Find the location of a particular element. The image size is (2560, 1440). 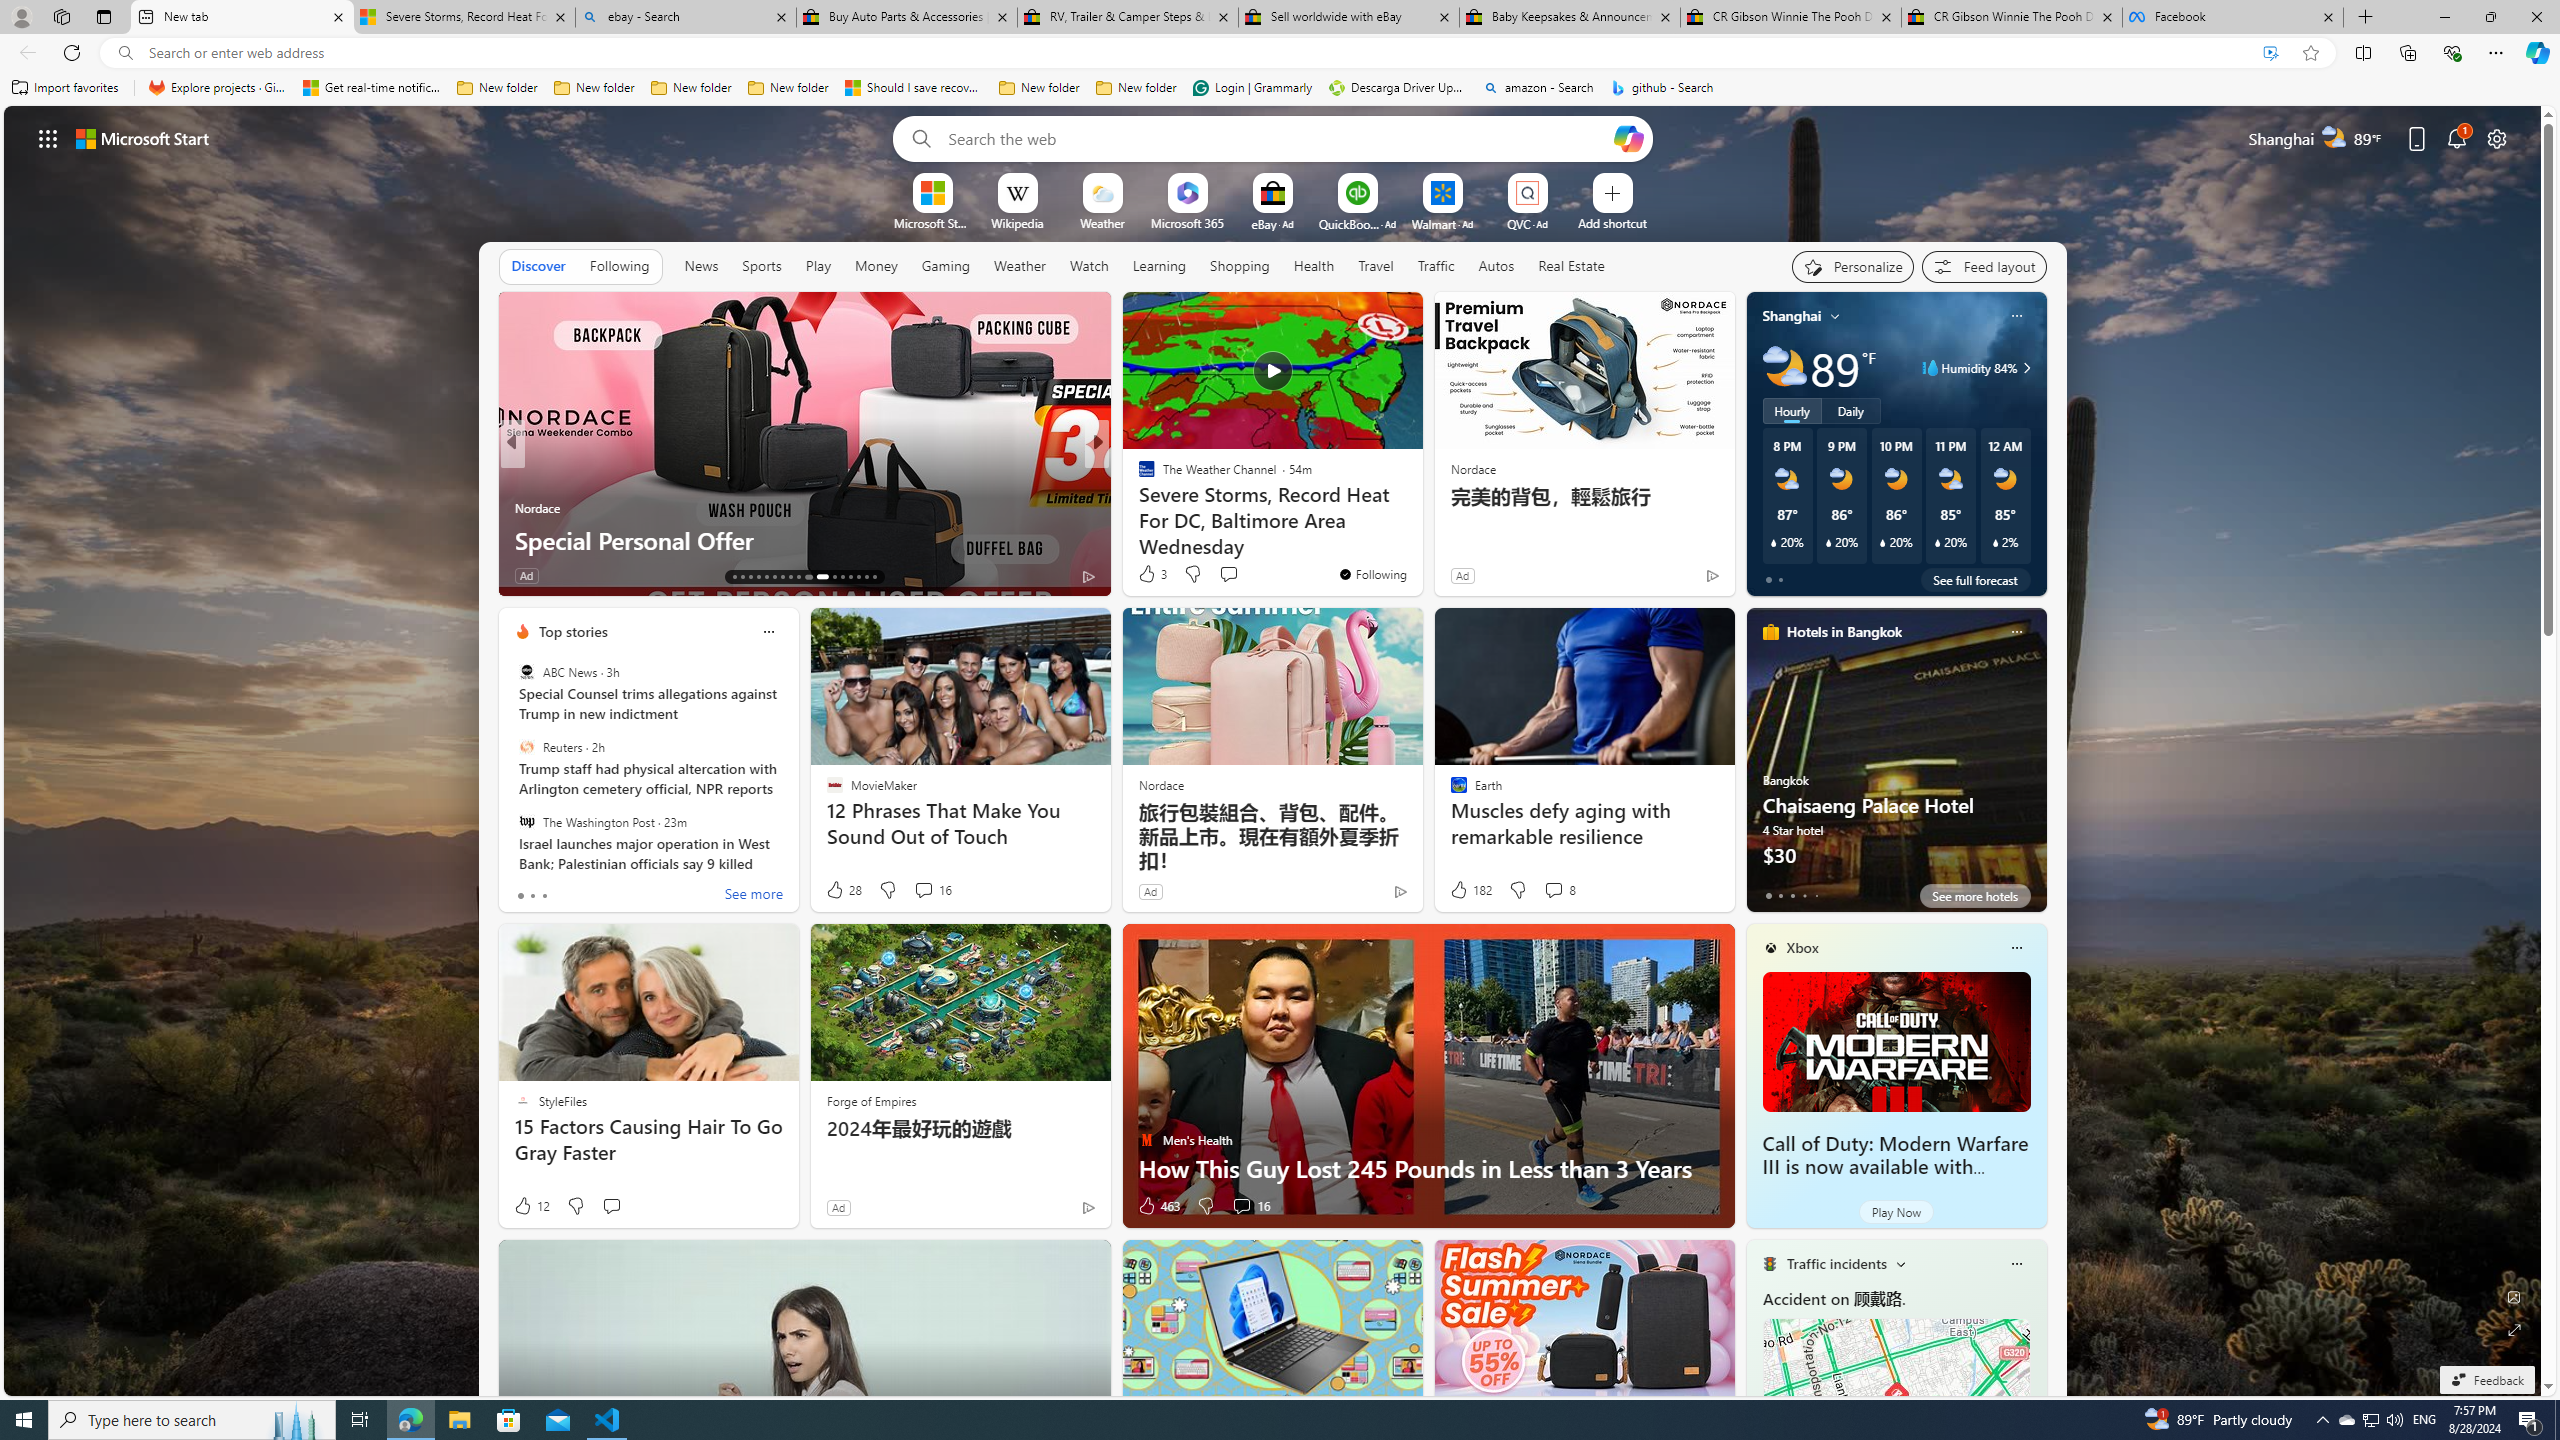

'More options' is located at coordinates (2015, 1263).